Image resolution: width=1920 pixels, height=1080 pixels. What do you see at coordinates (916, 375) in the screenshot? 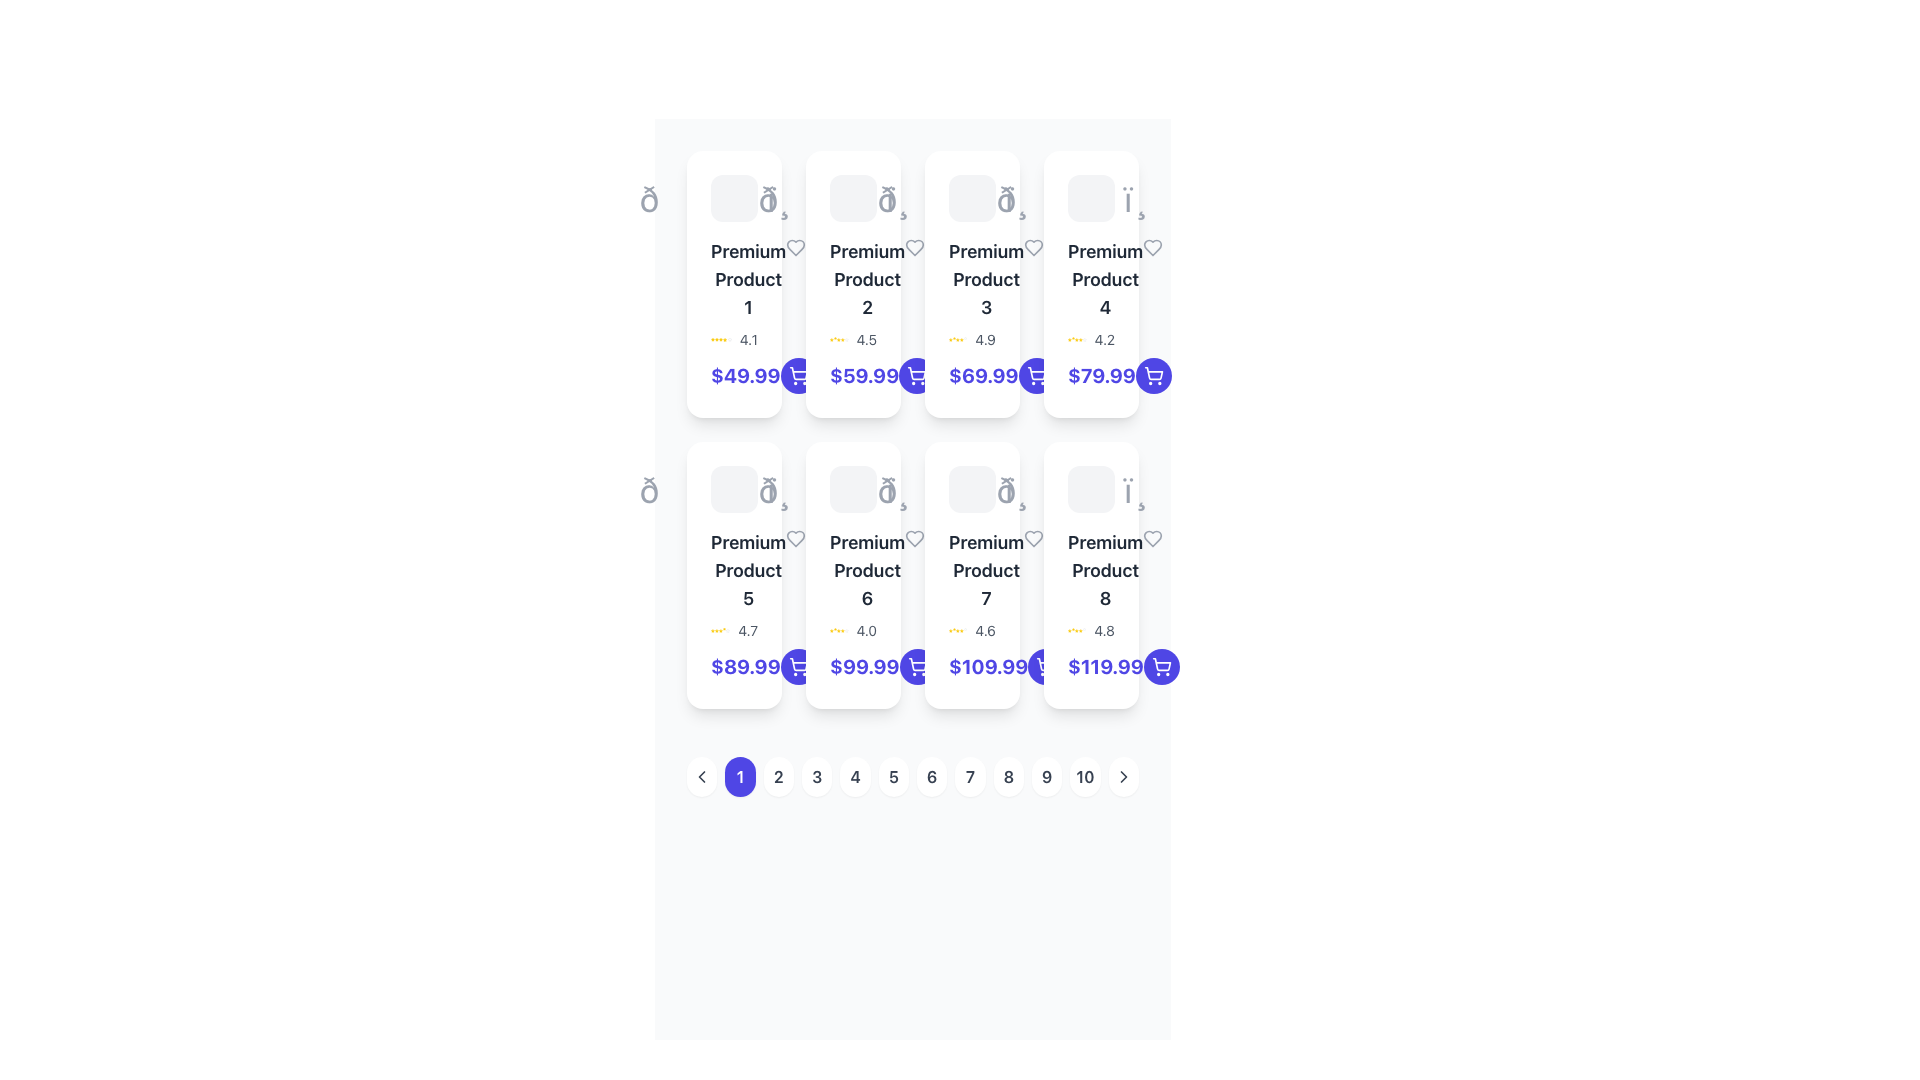
I see `the small shopping cart icon within the purple circular background` at bounding box center [916, 375].